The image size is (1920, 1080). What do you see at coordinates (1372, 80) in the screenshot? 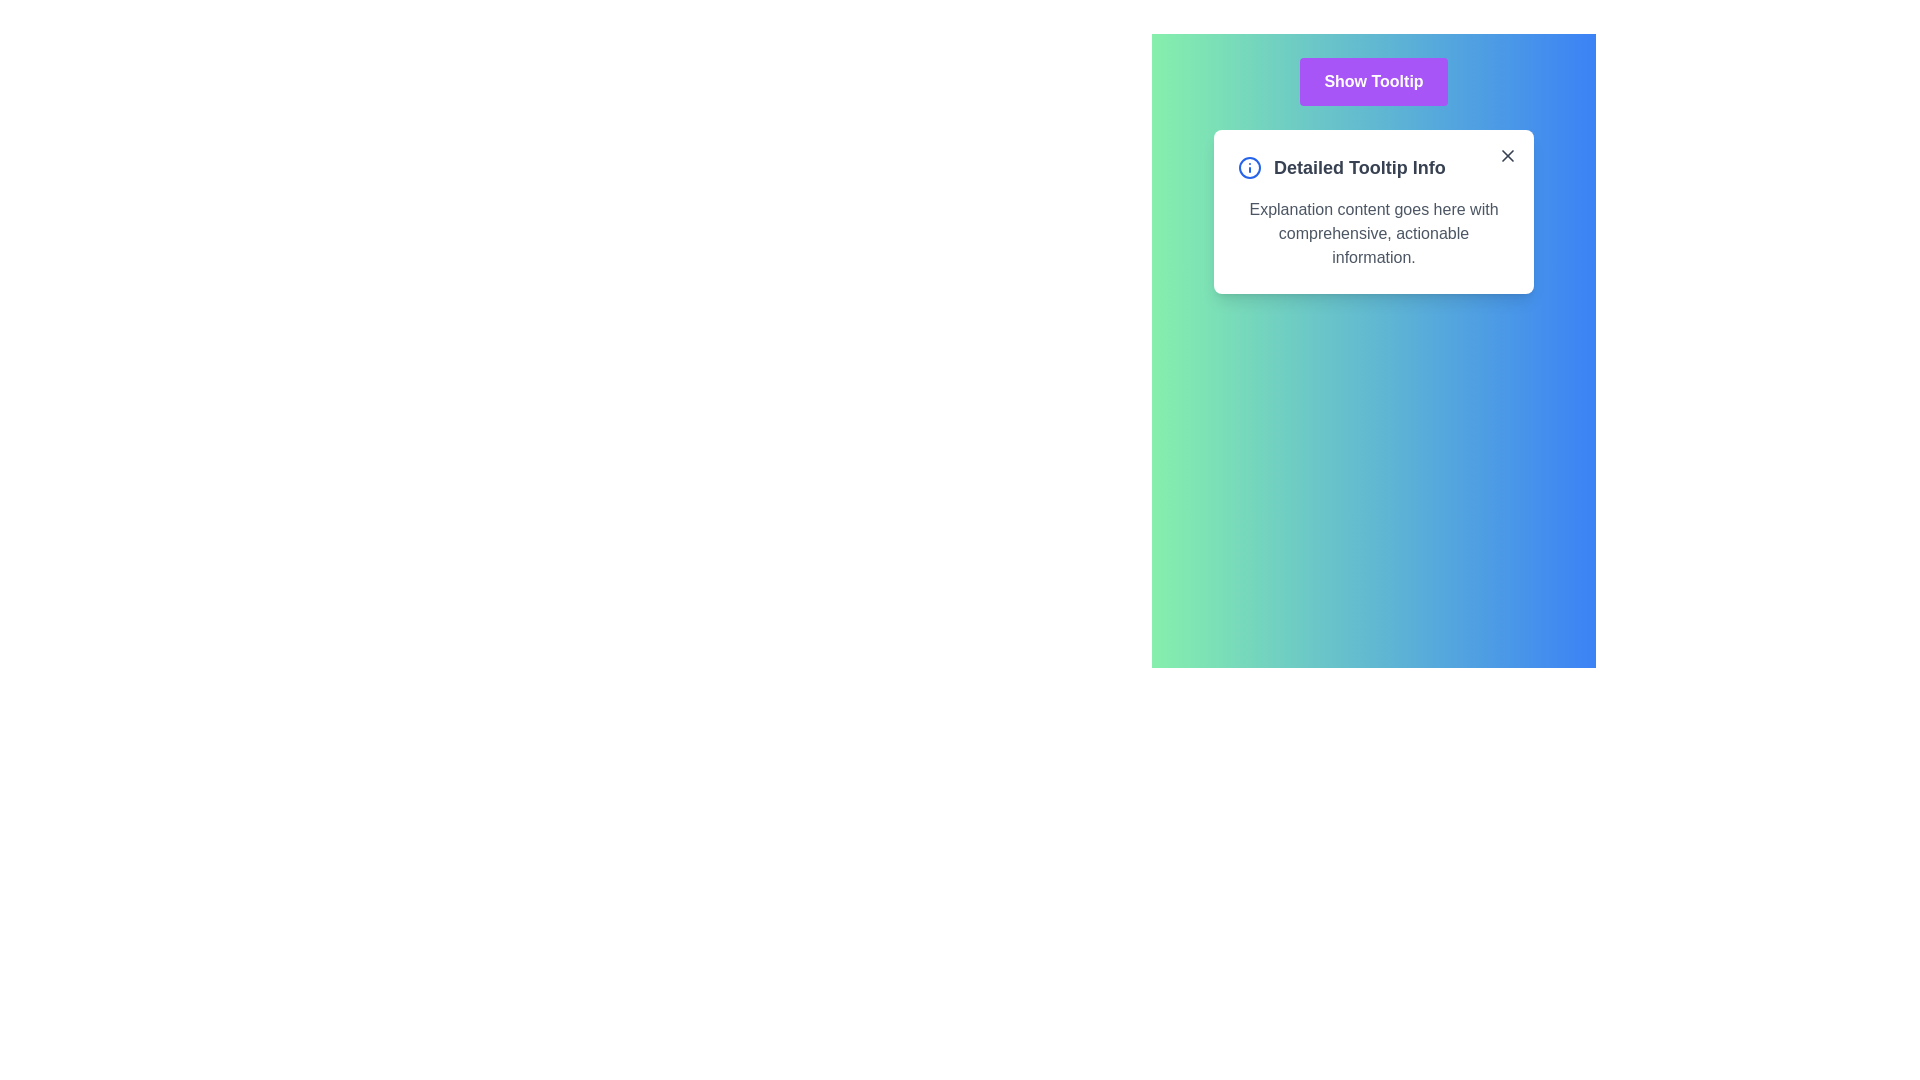
I see `the rectangular button with rounded corners, vibrant purple background, and white bold text reading 'Show Tooltip'` at bounding box center [1372, 80].